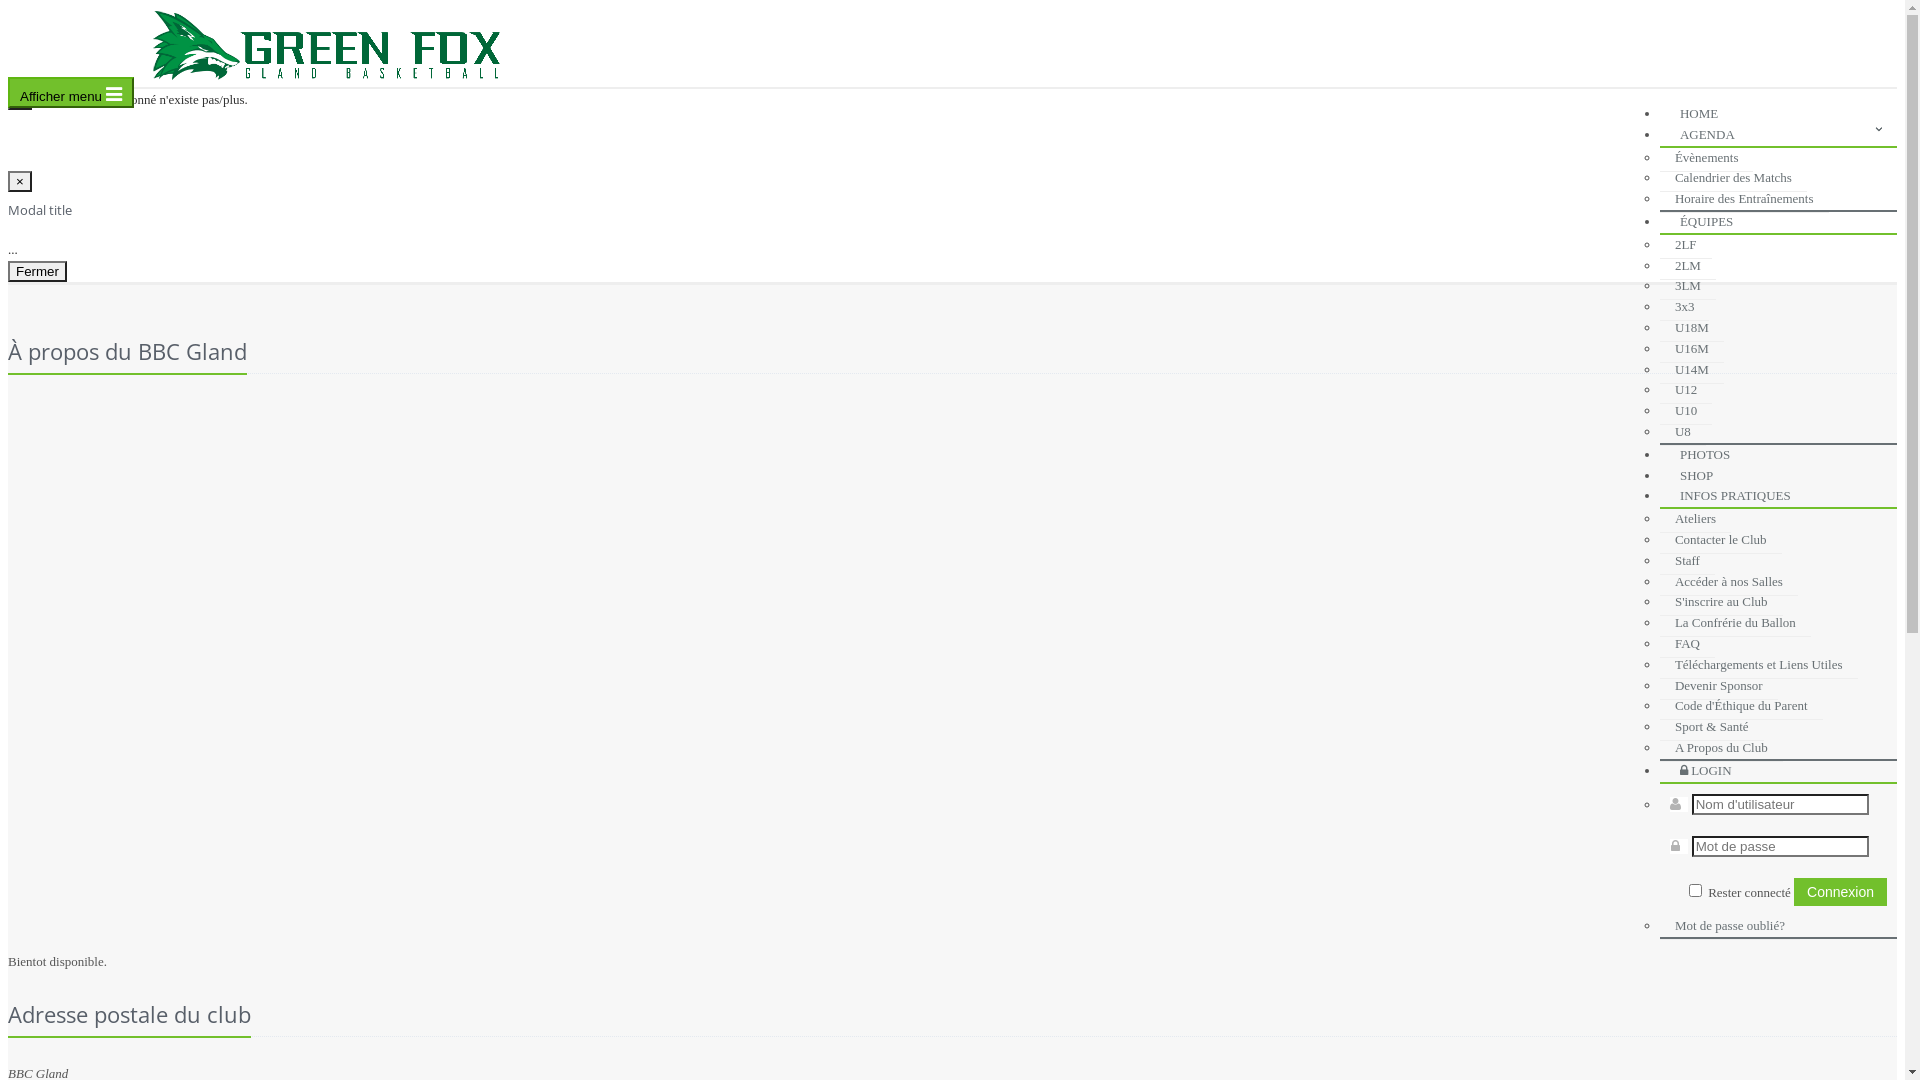 The image size is (1920, 1080). What do you see at coordinates (1686, 560) in the screenshot?
I see `'Staff'` at bounding box center [1686, 560].